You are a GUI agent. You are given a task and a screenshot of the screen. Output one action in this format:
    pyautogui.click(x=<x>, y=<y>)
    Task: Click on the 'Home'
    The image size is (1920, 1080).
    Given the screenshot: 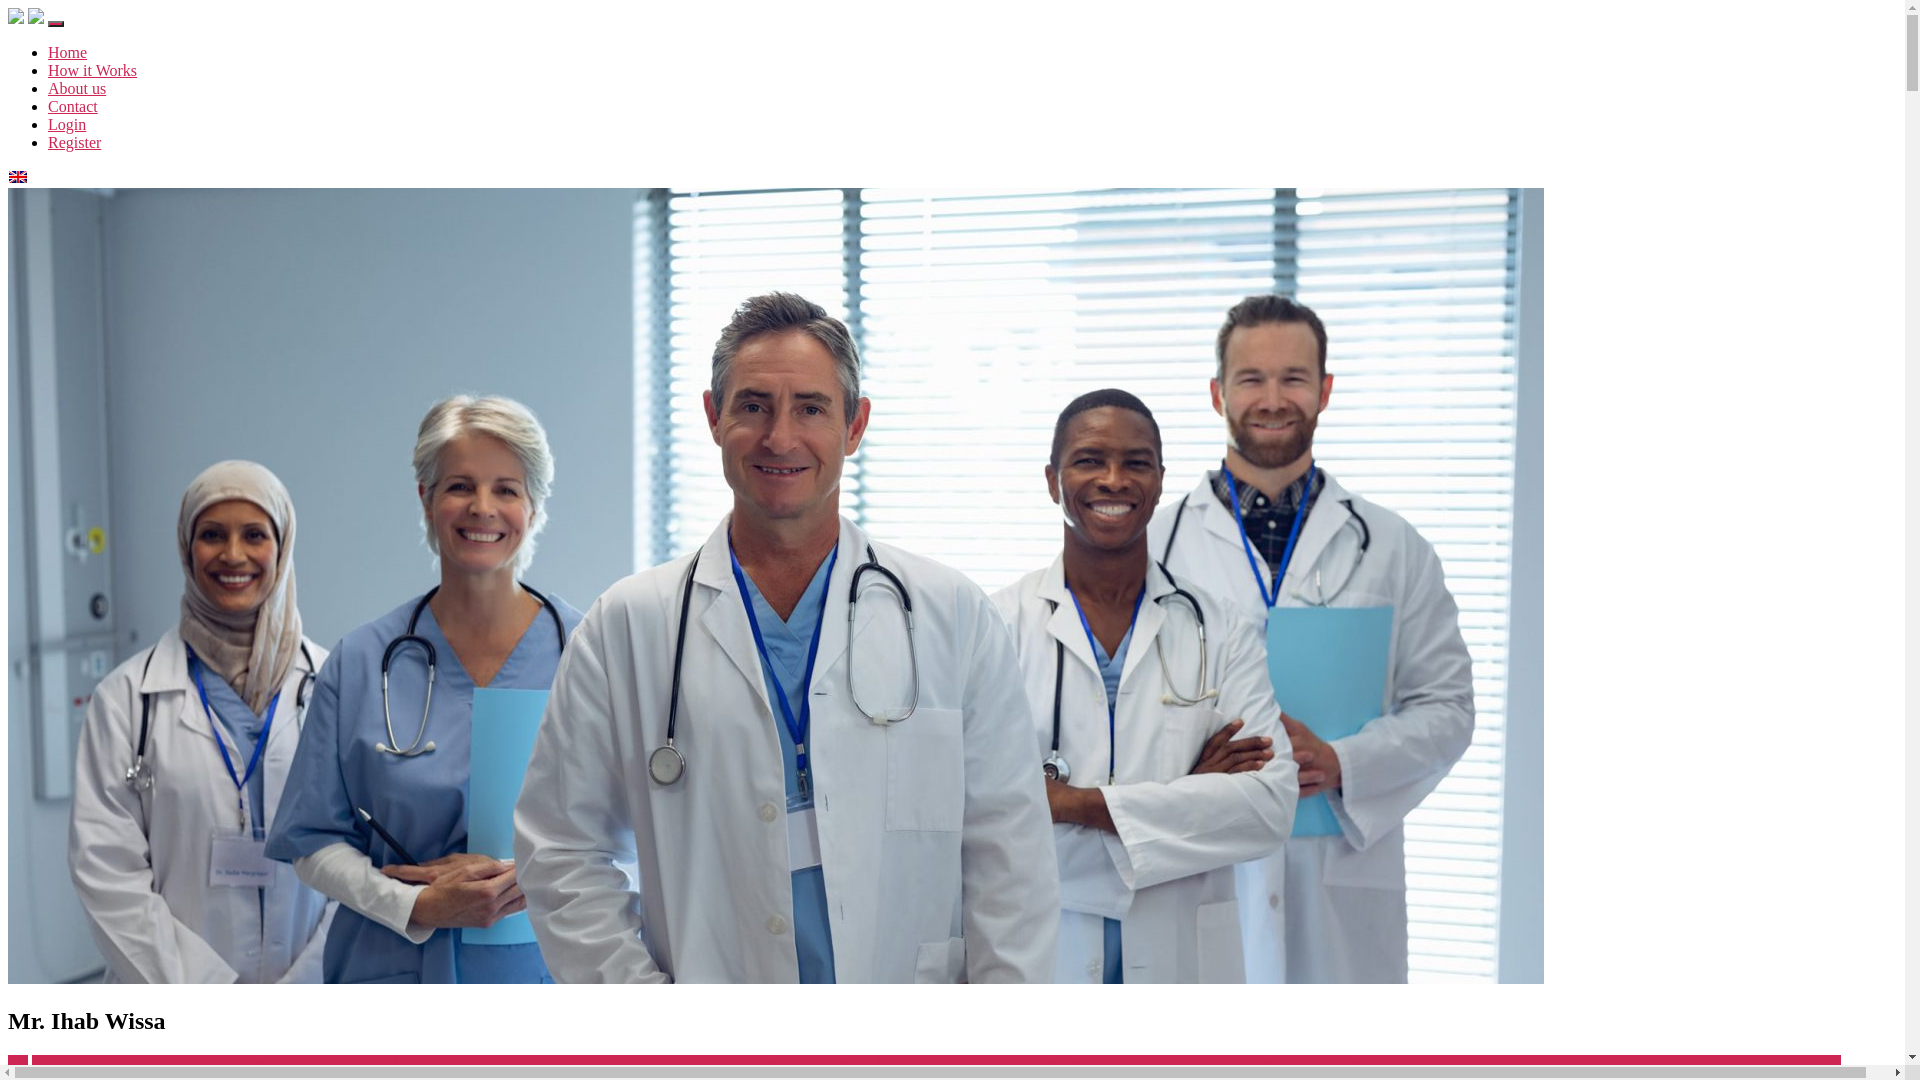 What is the action you would take?
    pyautogui.click(x=67, y=51)
    